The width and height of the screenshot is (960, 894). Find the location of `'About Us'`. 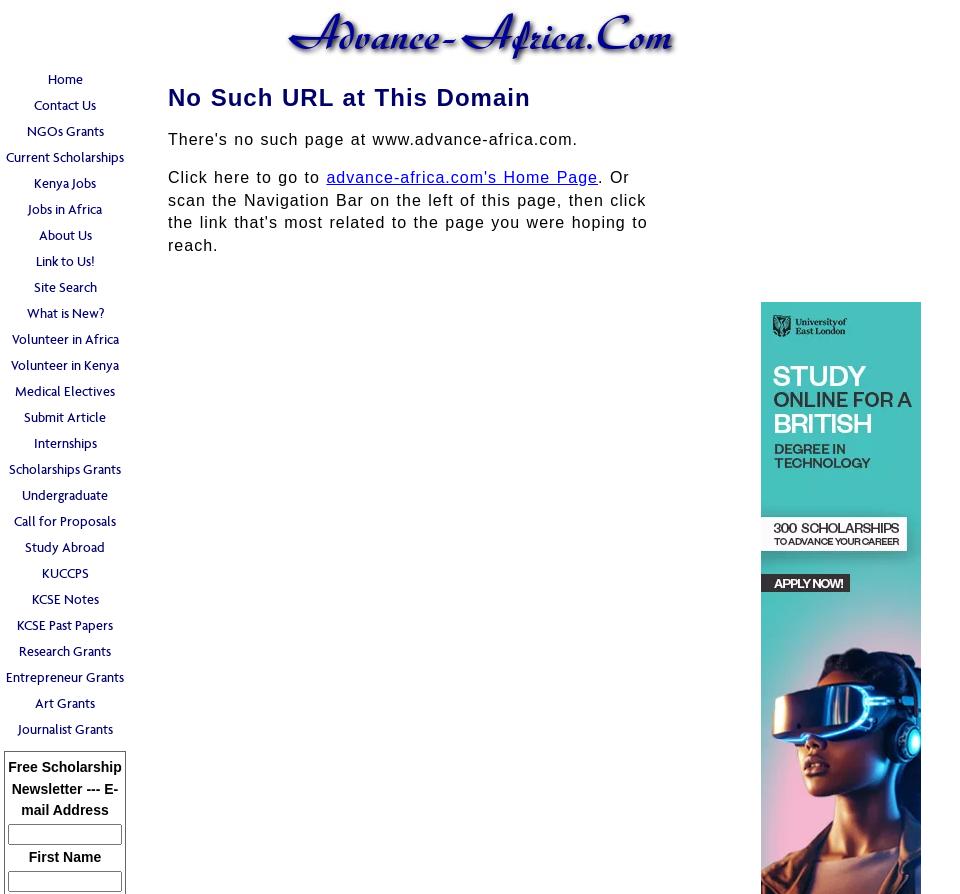

'About Us' is located at coordinates (64, 234).